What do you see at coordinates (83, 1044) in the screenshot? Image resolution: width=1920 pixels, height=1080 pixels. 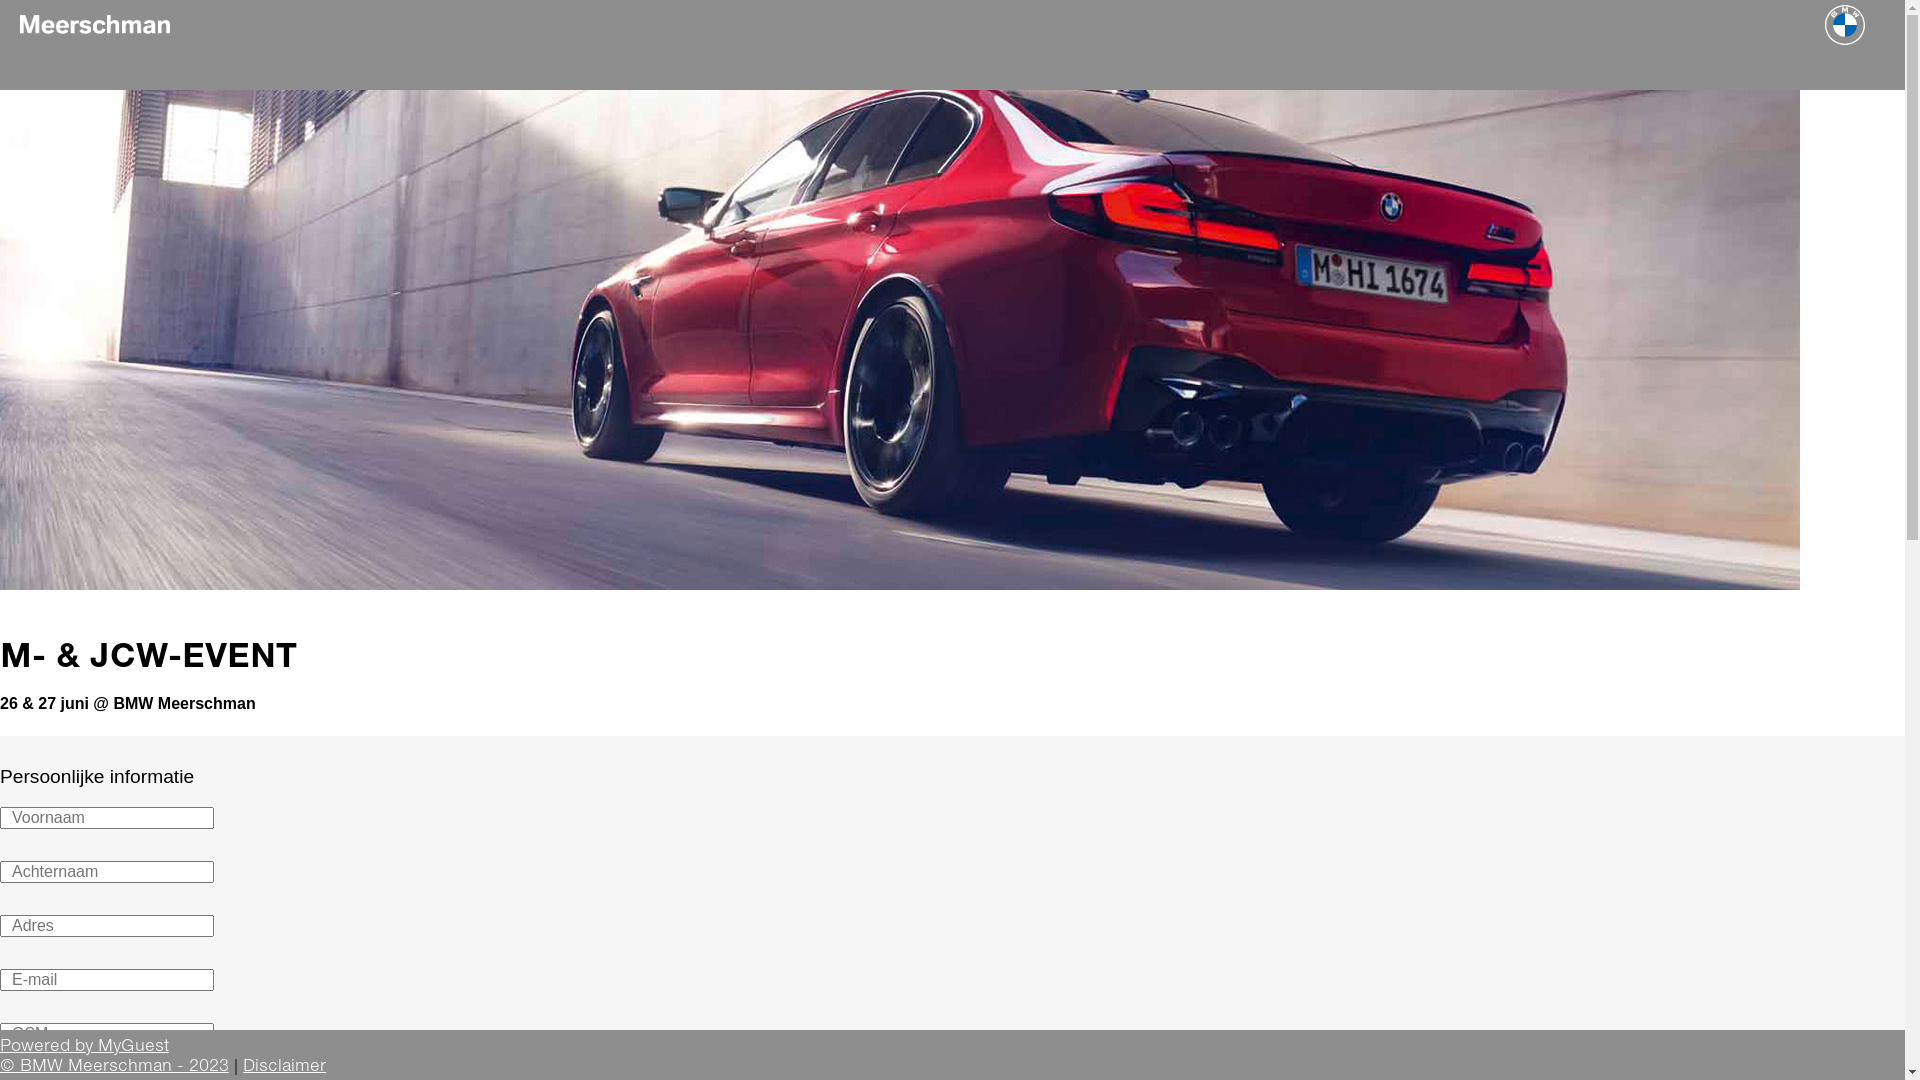 I see `'Powered by MyGuest'` at bounding box center [83, 1044].